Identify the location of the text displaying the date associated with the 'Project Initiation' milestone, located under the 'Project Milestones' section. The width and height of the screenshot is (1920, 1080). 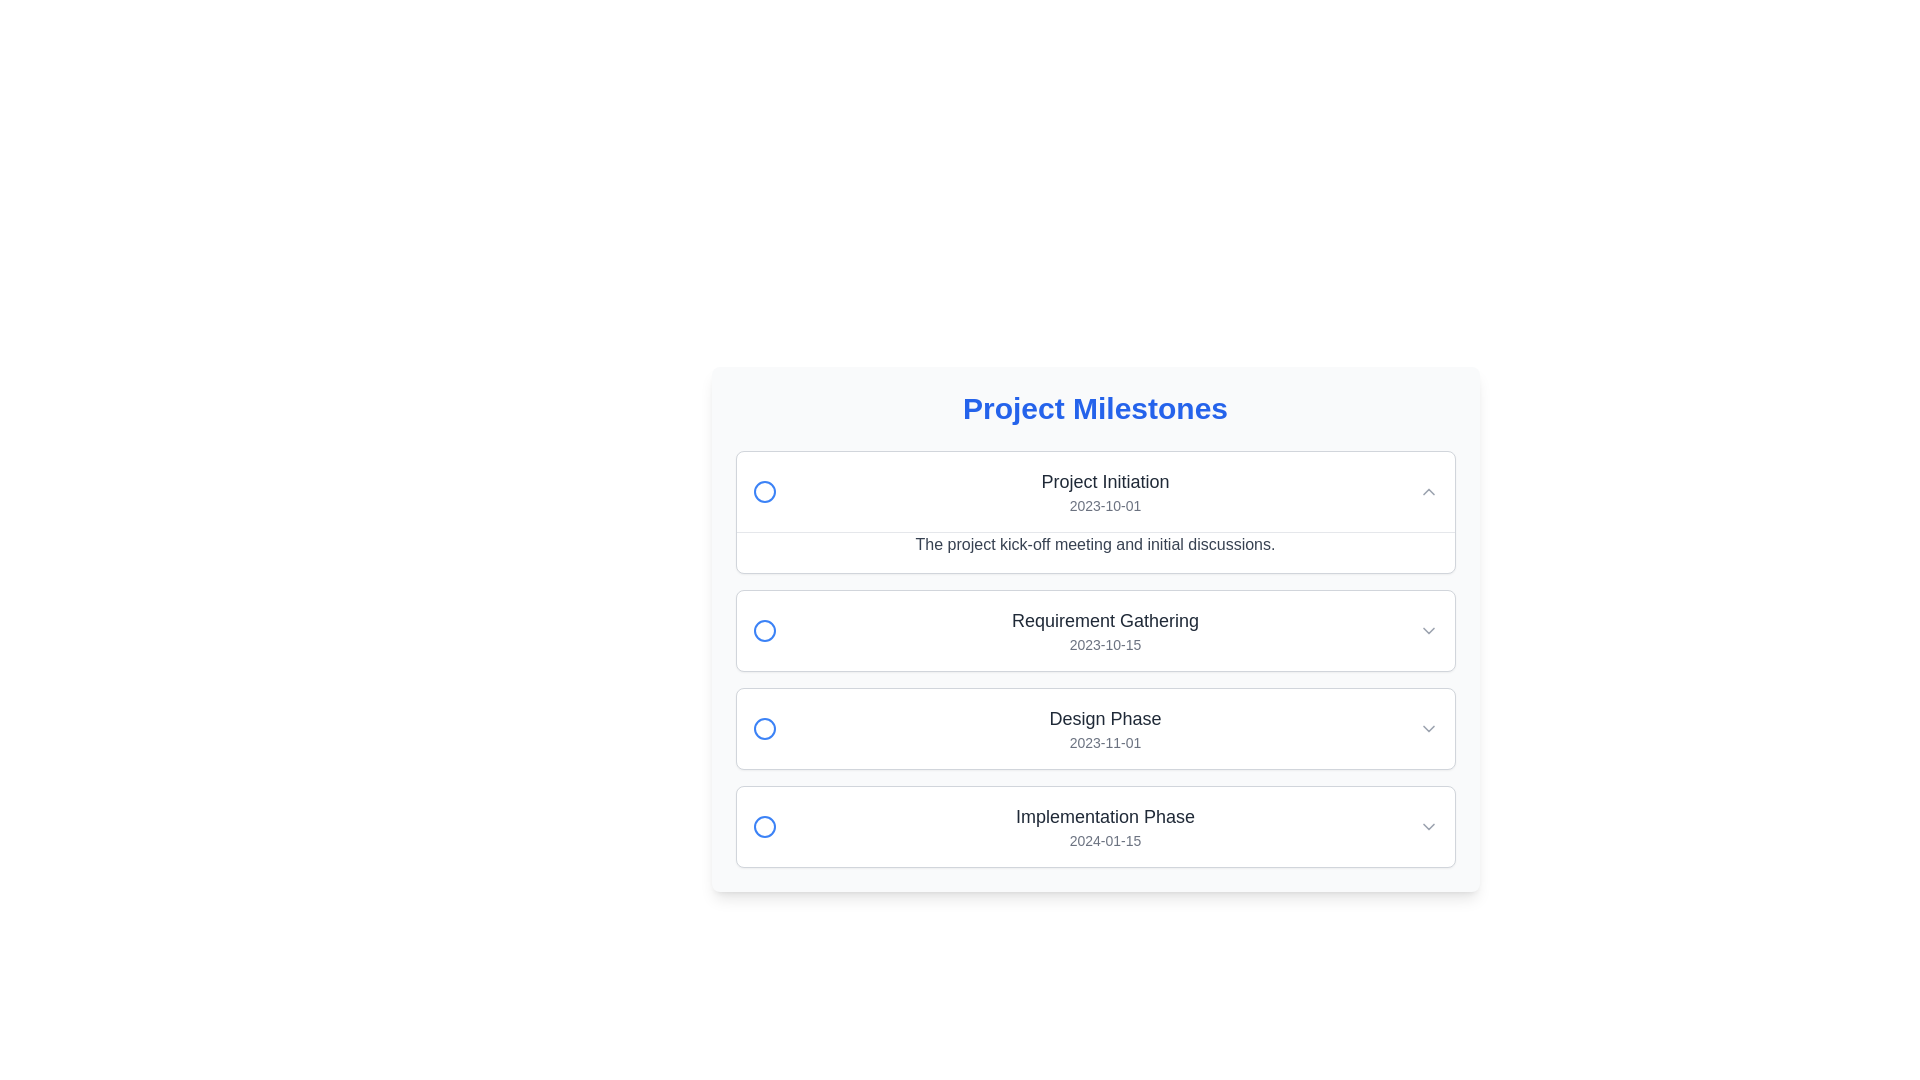
(1104, 504).